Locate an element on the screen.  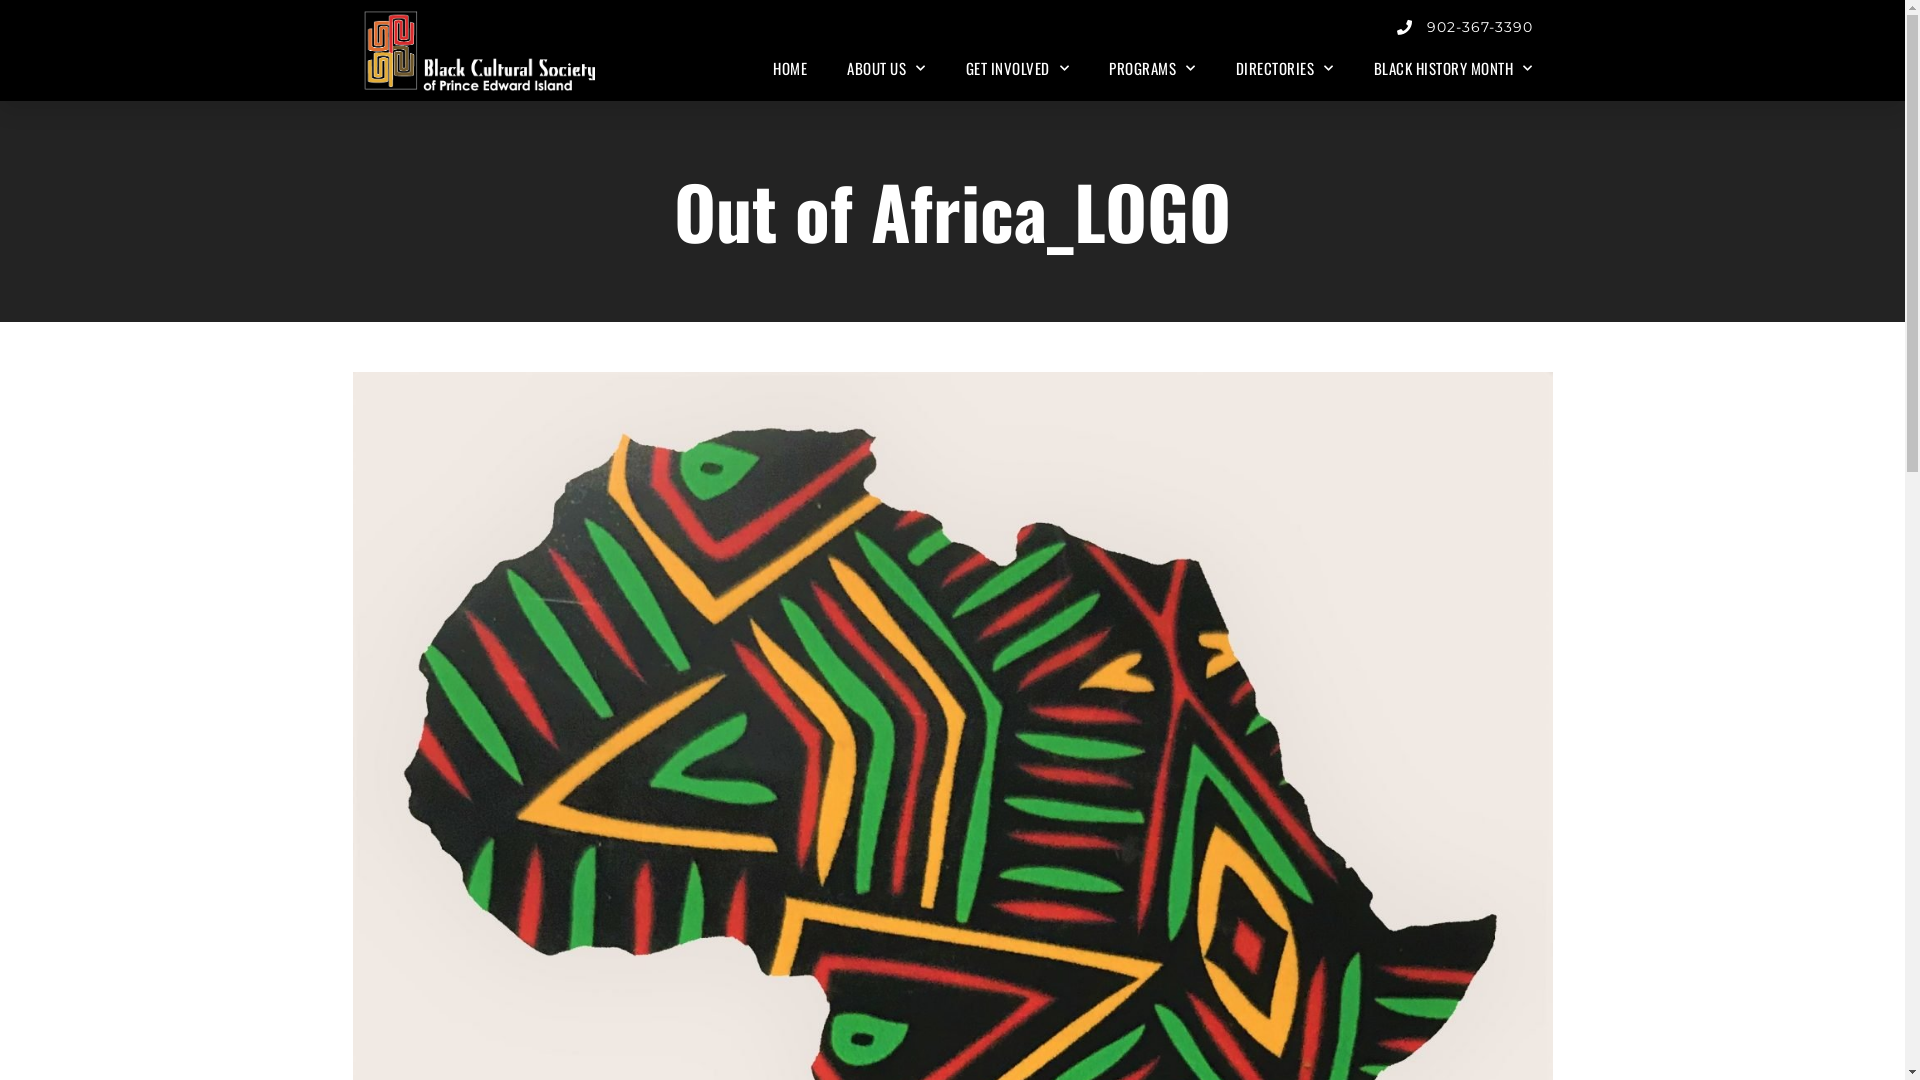
'BLACK HISTORY MONTH' is located at coordinates (1453, 67).